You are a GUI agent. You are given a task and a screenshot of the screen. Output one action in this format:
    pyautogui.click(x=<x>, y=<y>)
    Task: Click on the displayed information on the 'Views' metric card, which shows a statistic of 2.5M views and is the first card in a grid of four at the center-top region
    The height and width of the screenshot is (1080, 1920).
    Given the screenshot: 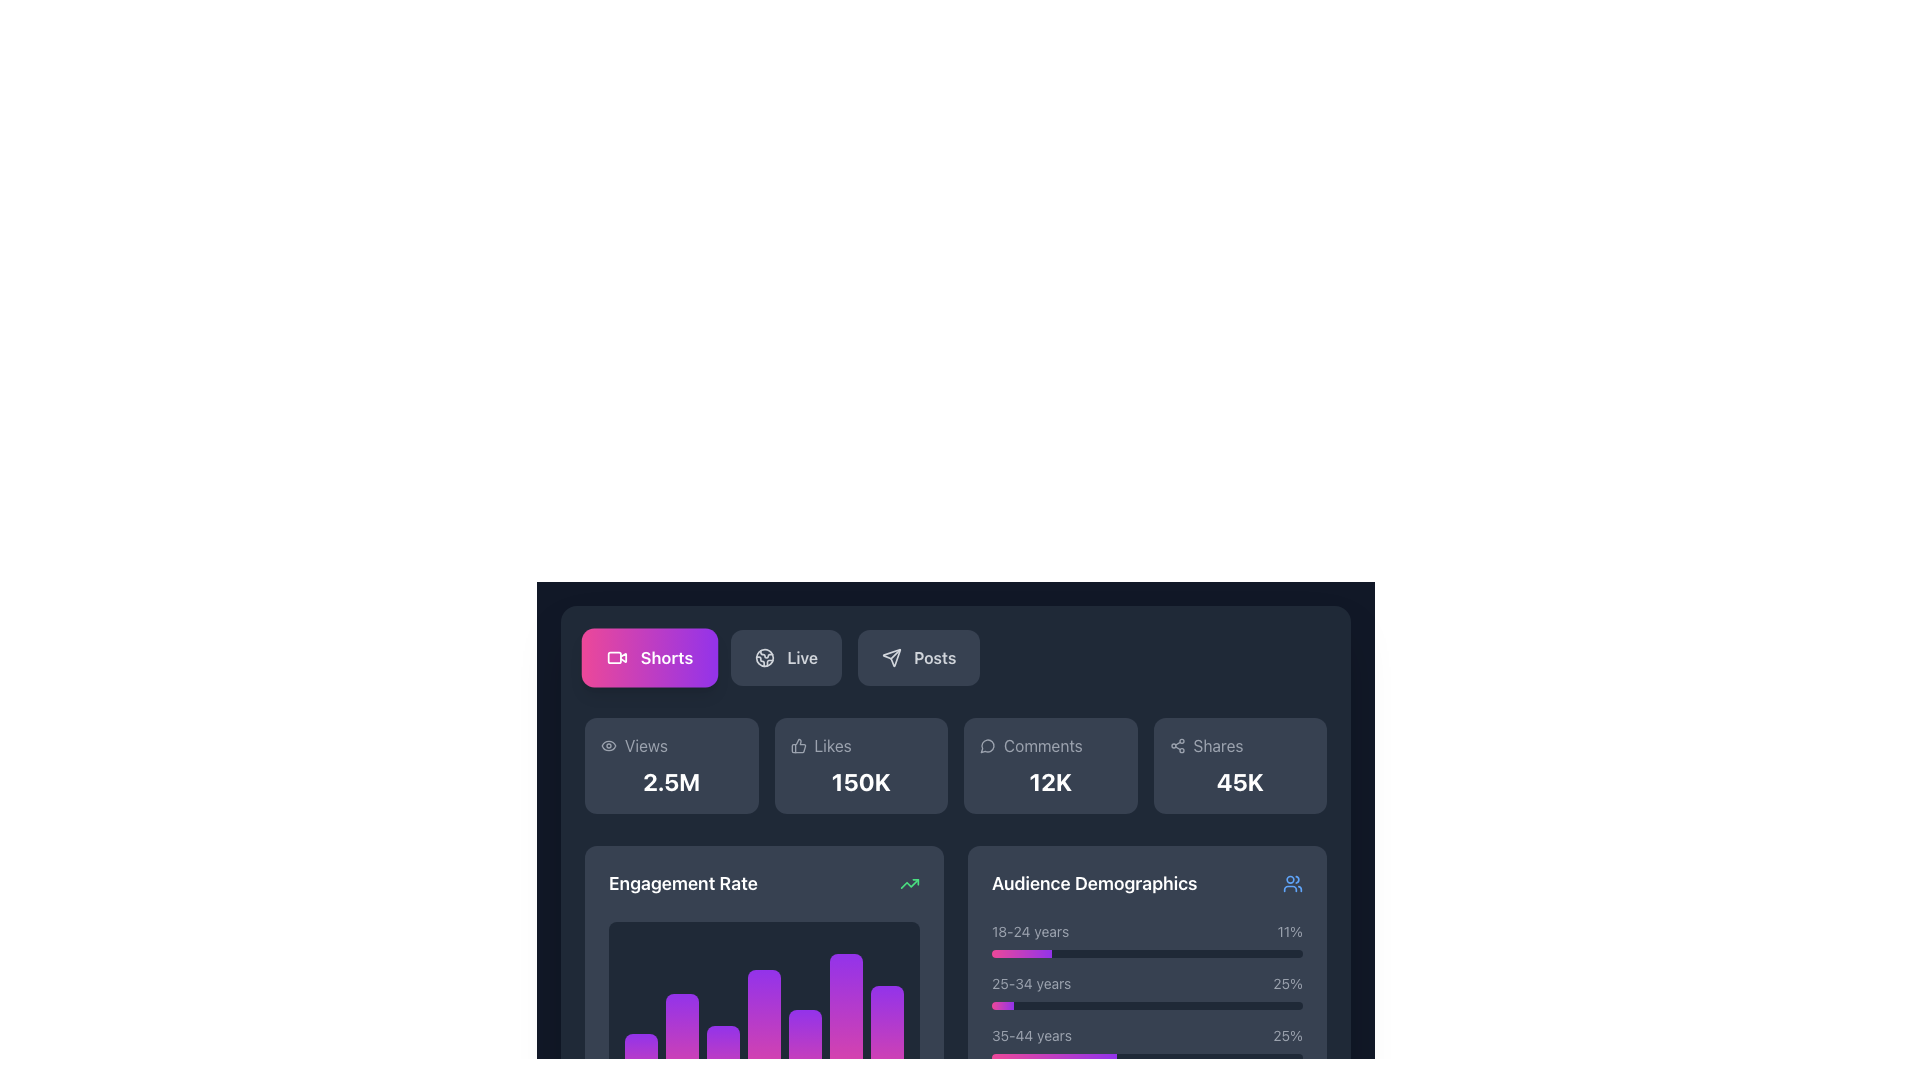 What is the action you would take?
    pyautogui.click(x=671, y=765)
    